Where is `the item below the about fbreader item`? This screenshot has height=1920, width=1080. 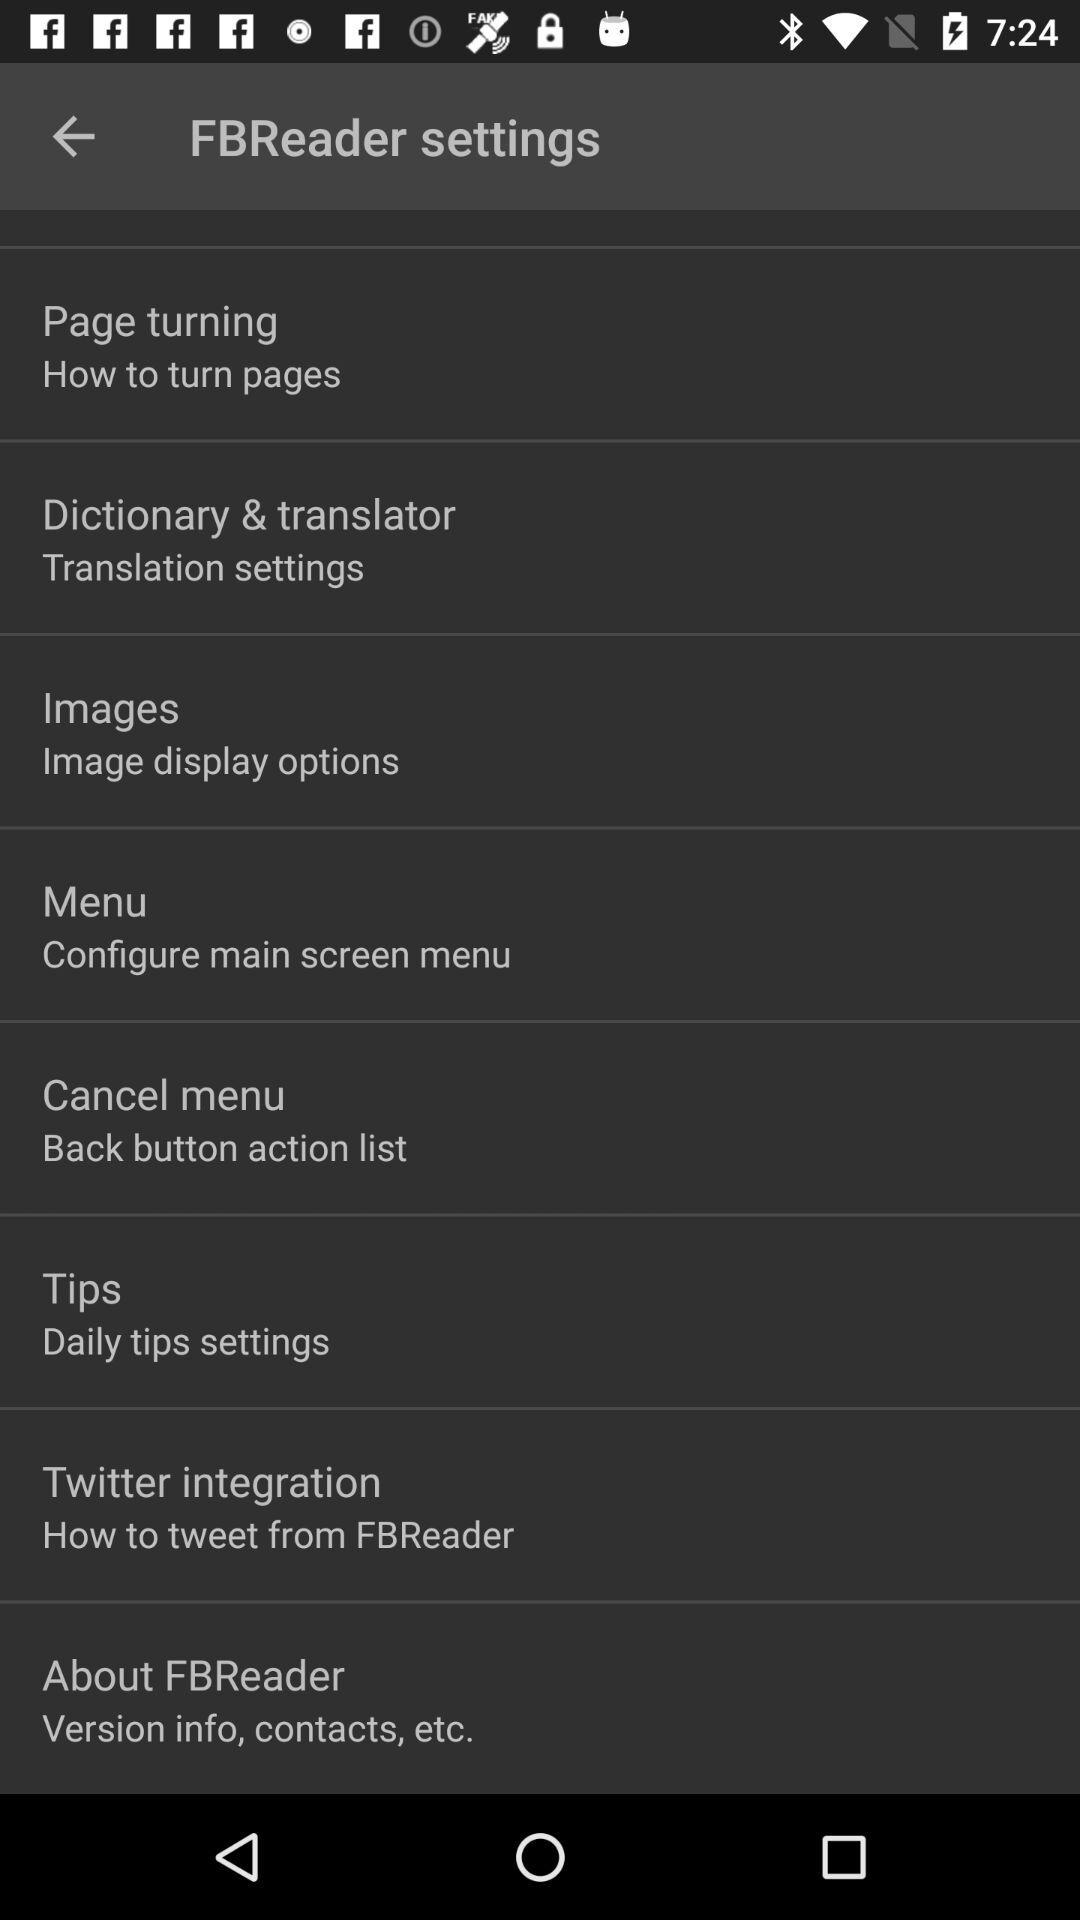 the item below the about fbreader item is located at coordinates (257, 1726).